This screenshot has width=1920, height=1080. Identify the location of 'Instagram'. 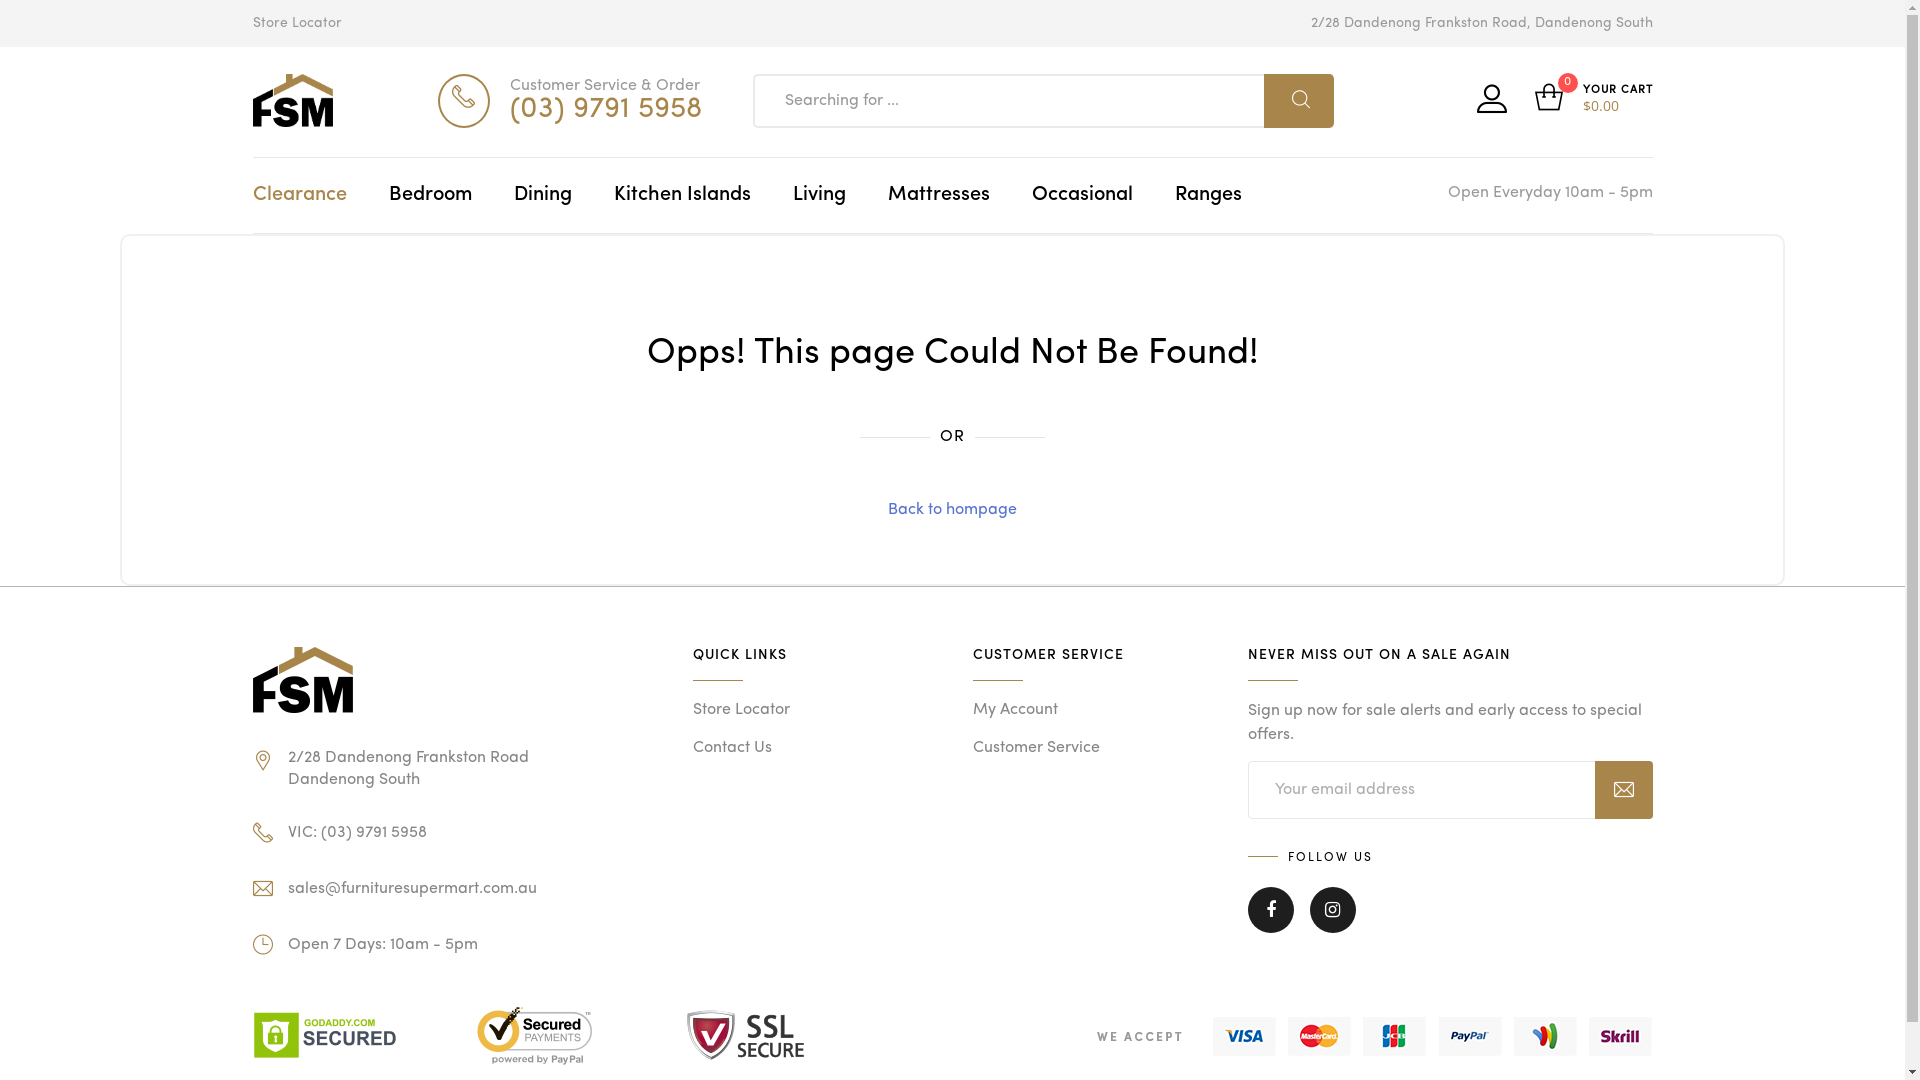
(1333, 924).